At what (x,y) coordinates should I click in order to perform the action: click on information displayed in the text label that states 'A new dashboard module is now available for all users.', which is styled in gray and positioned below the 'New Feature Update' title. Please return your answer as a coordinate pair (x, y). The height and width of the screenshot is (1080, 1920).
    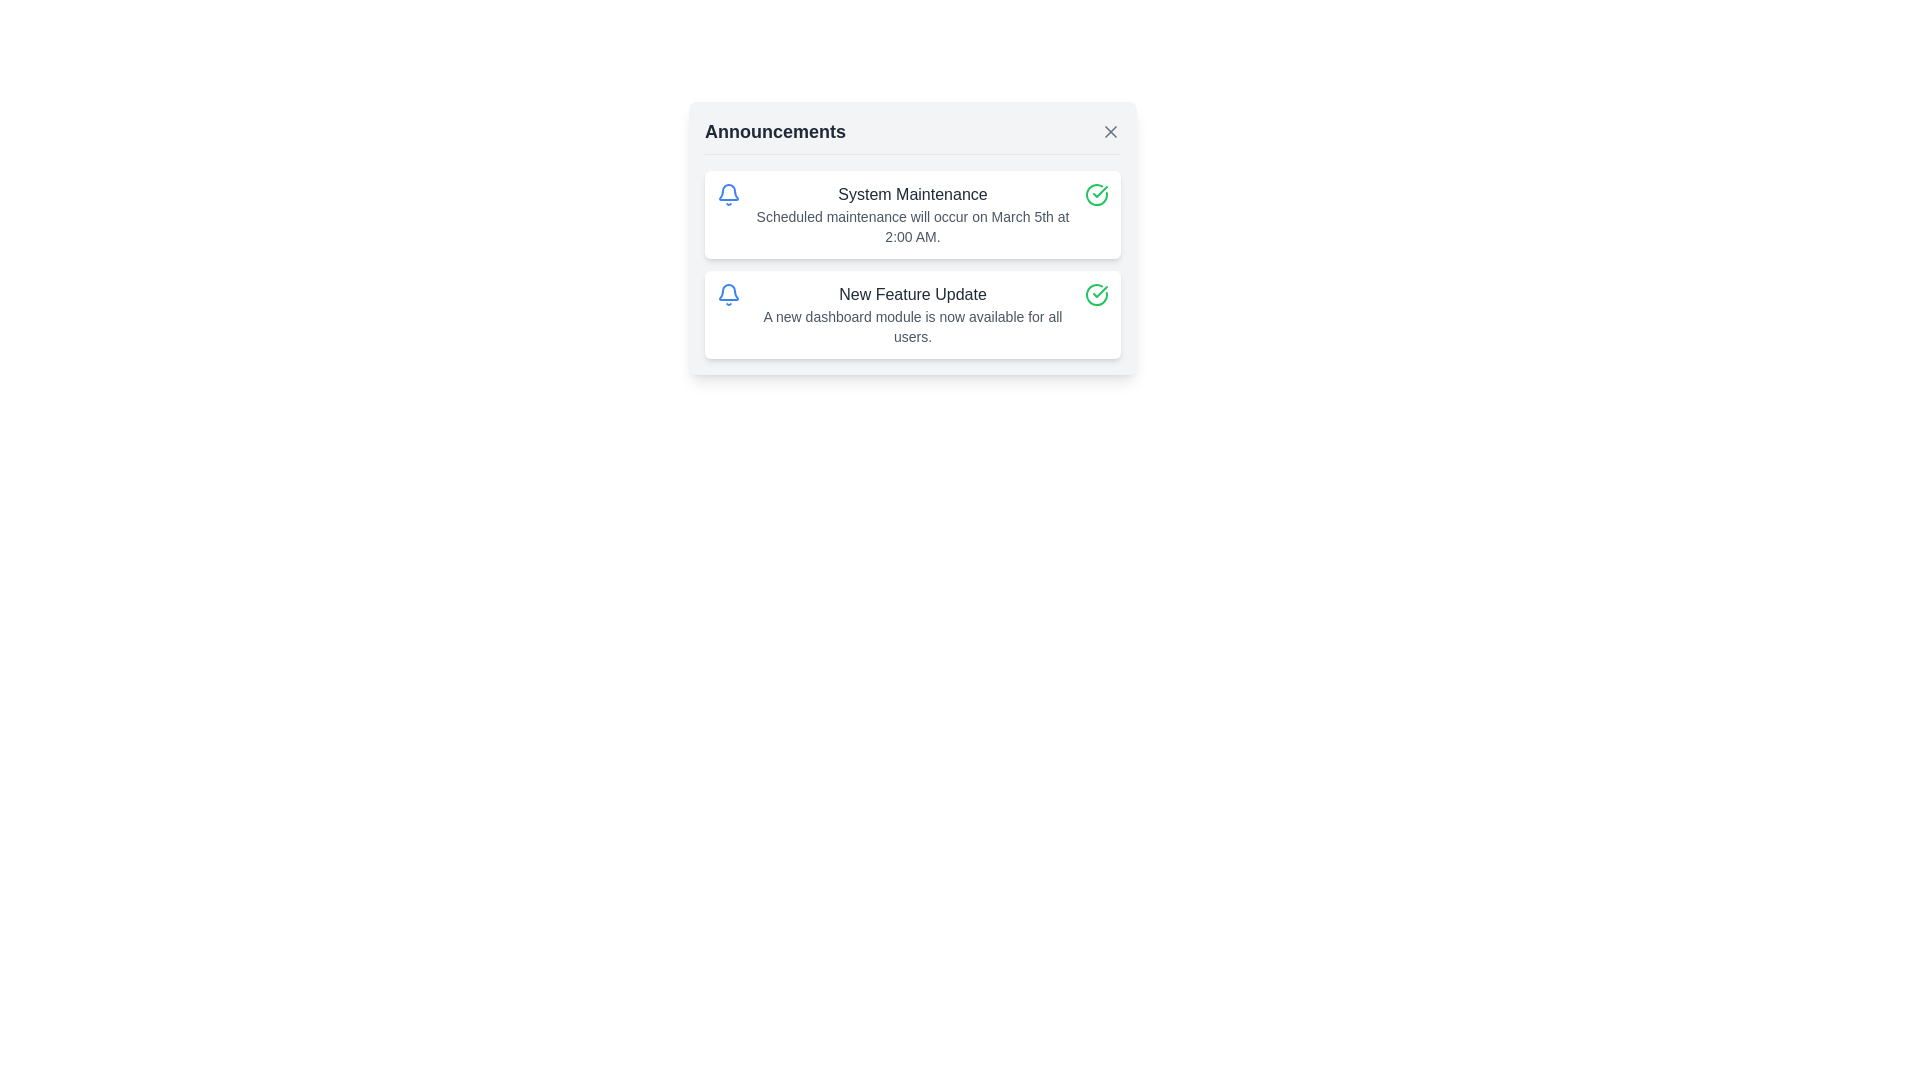
    Looking at the image, I should click on (911, 326).